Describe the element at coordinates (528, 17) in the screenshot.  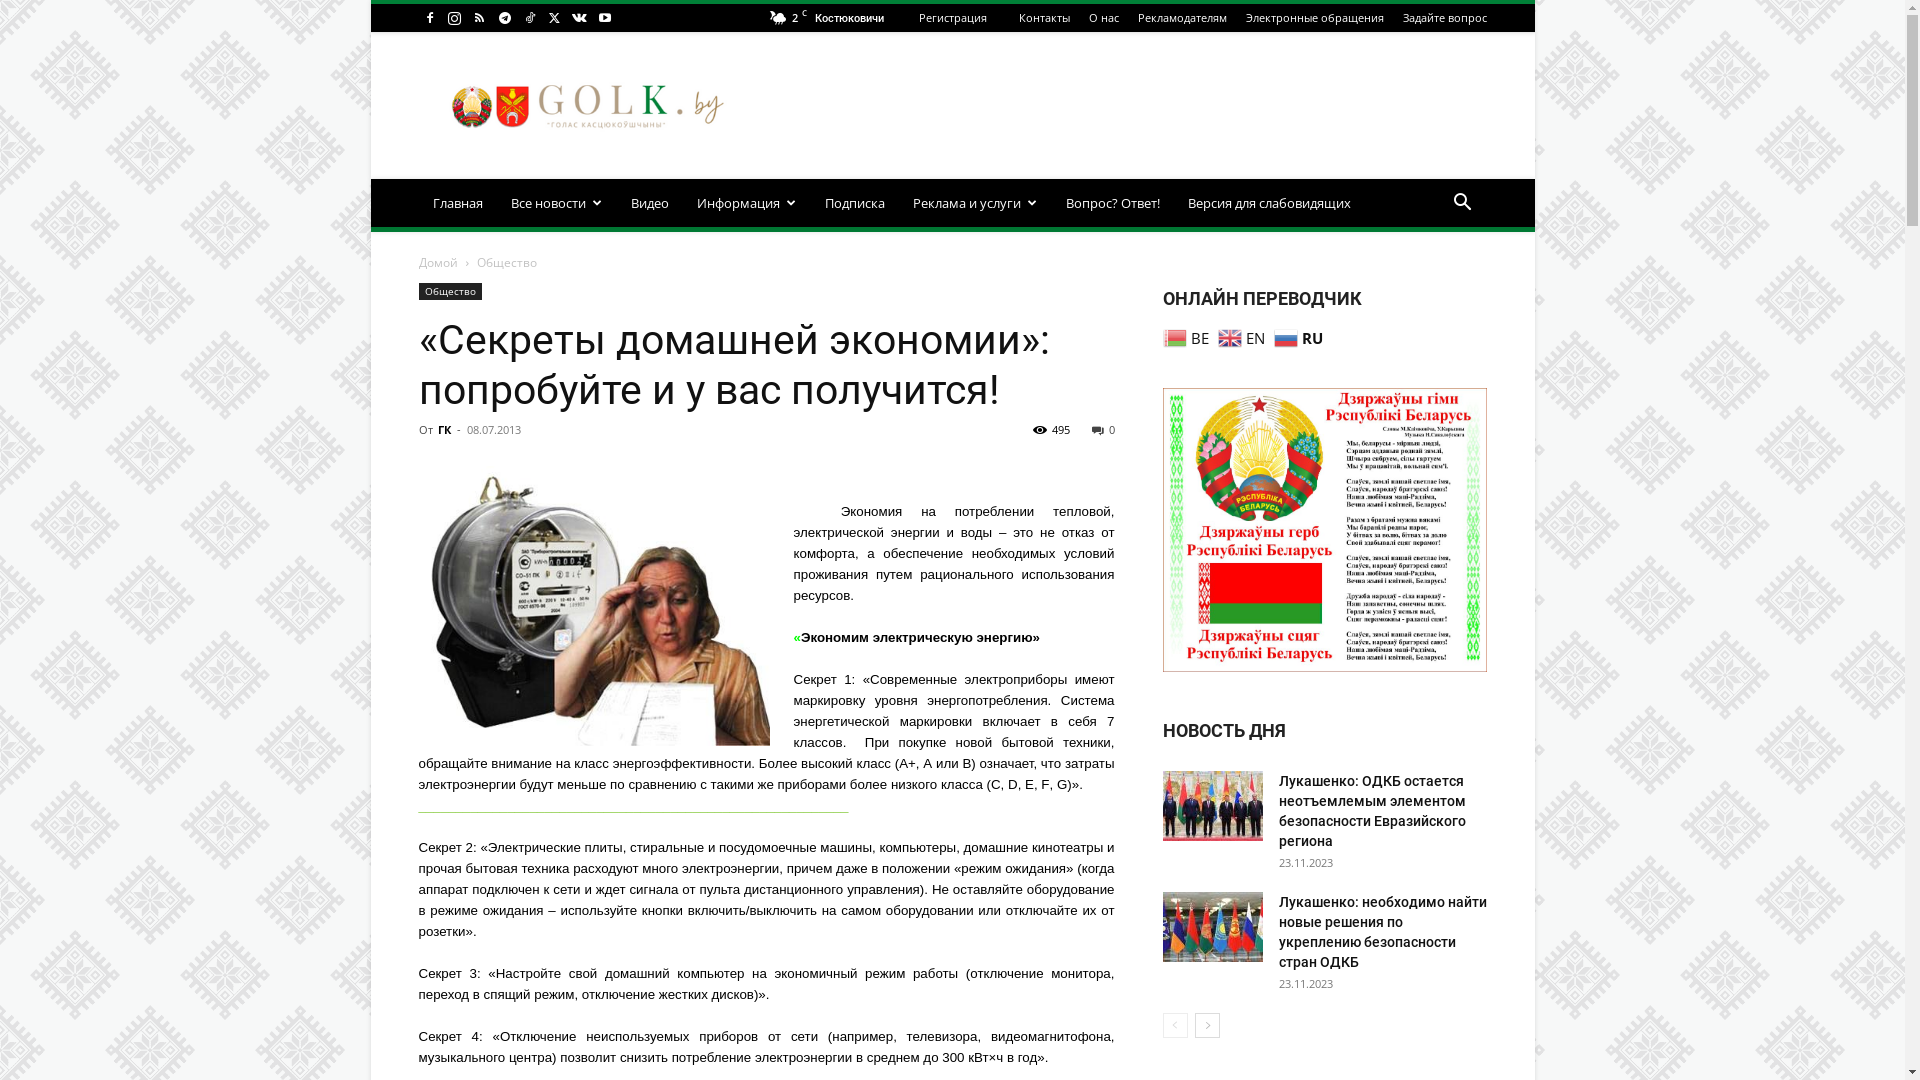
I see `'TikTok'` at that location.